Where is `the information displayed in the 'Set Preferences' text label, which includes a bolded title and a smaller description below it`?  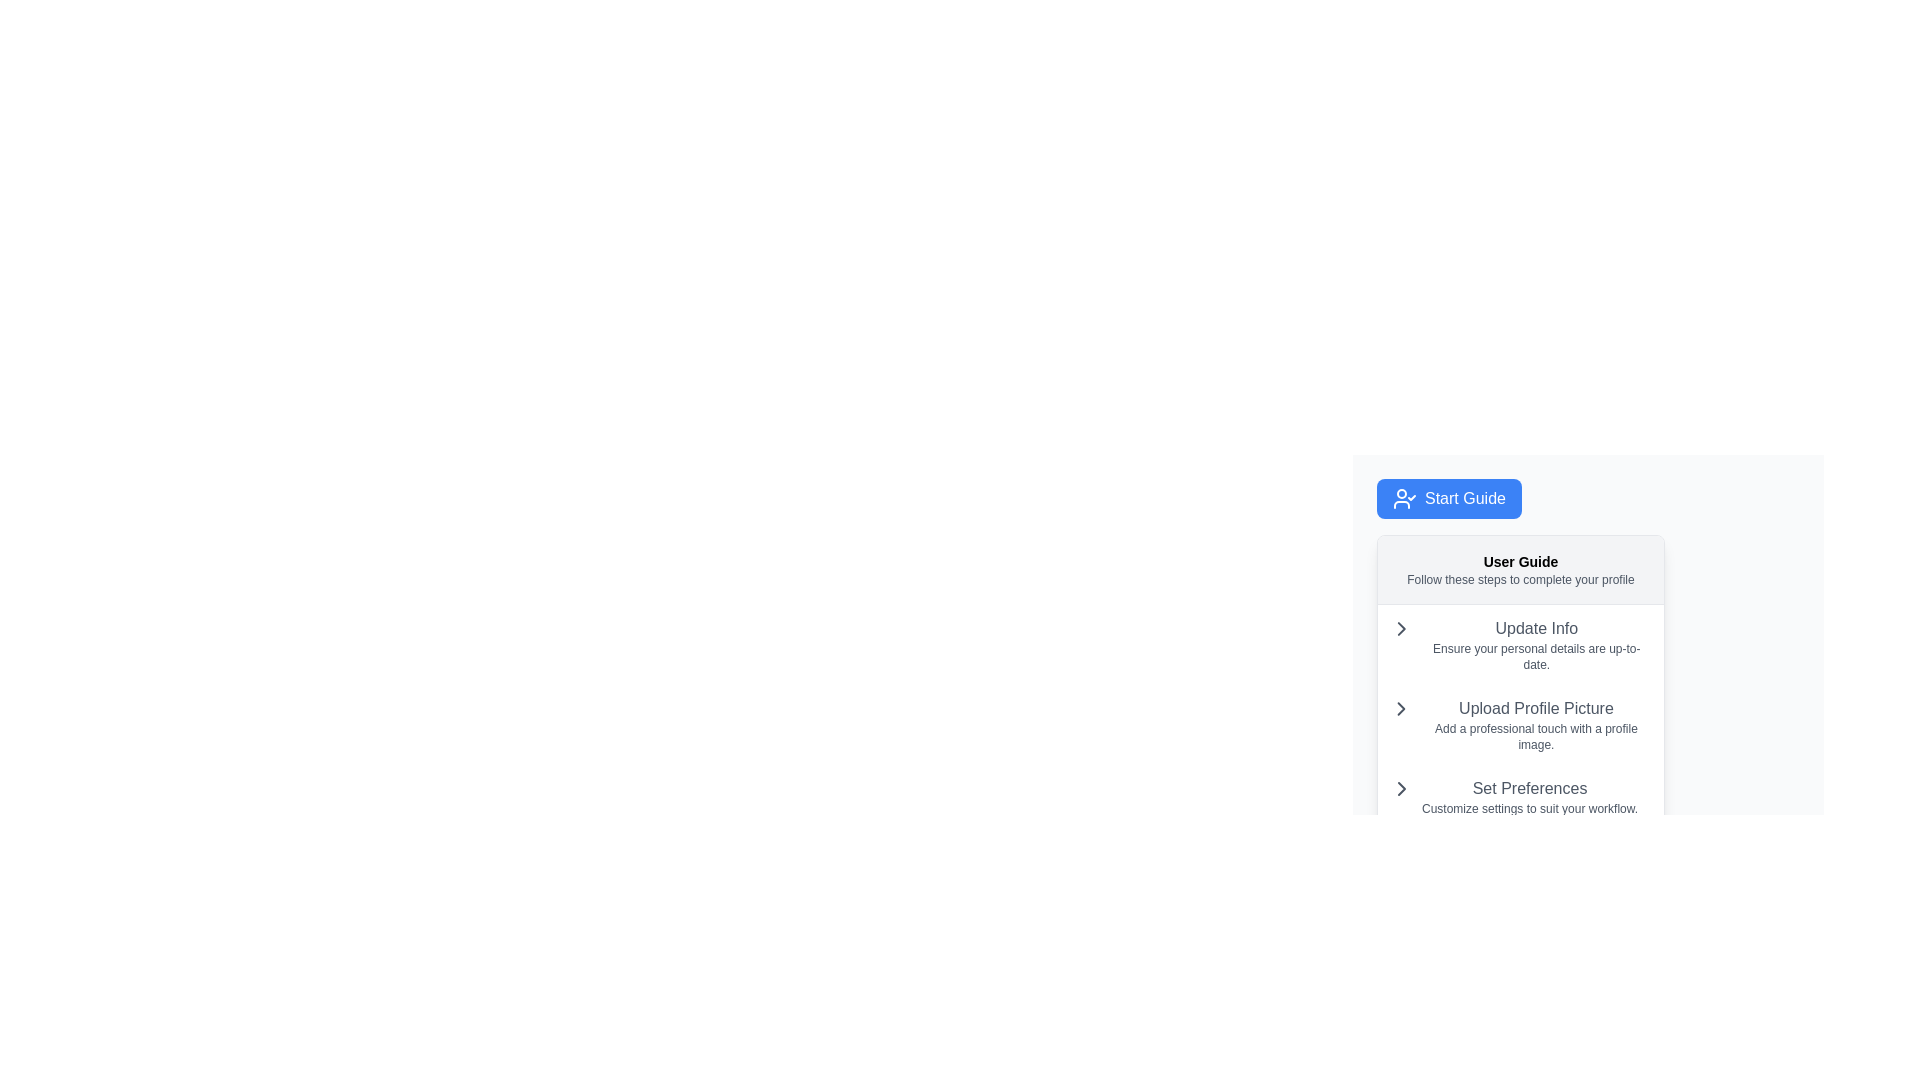
the information displayed in the 'Set Preferences' text label, which includes a bolded title and a smaller description below it is located at coordinates (1529, 796).